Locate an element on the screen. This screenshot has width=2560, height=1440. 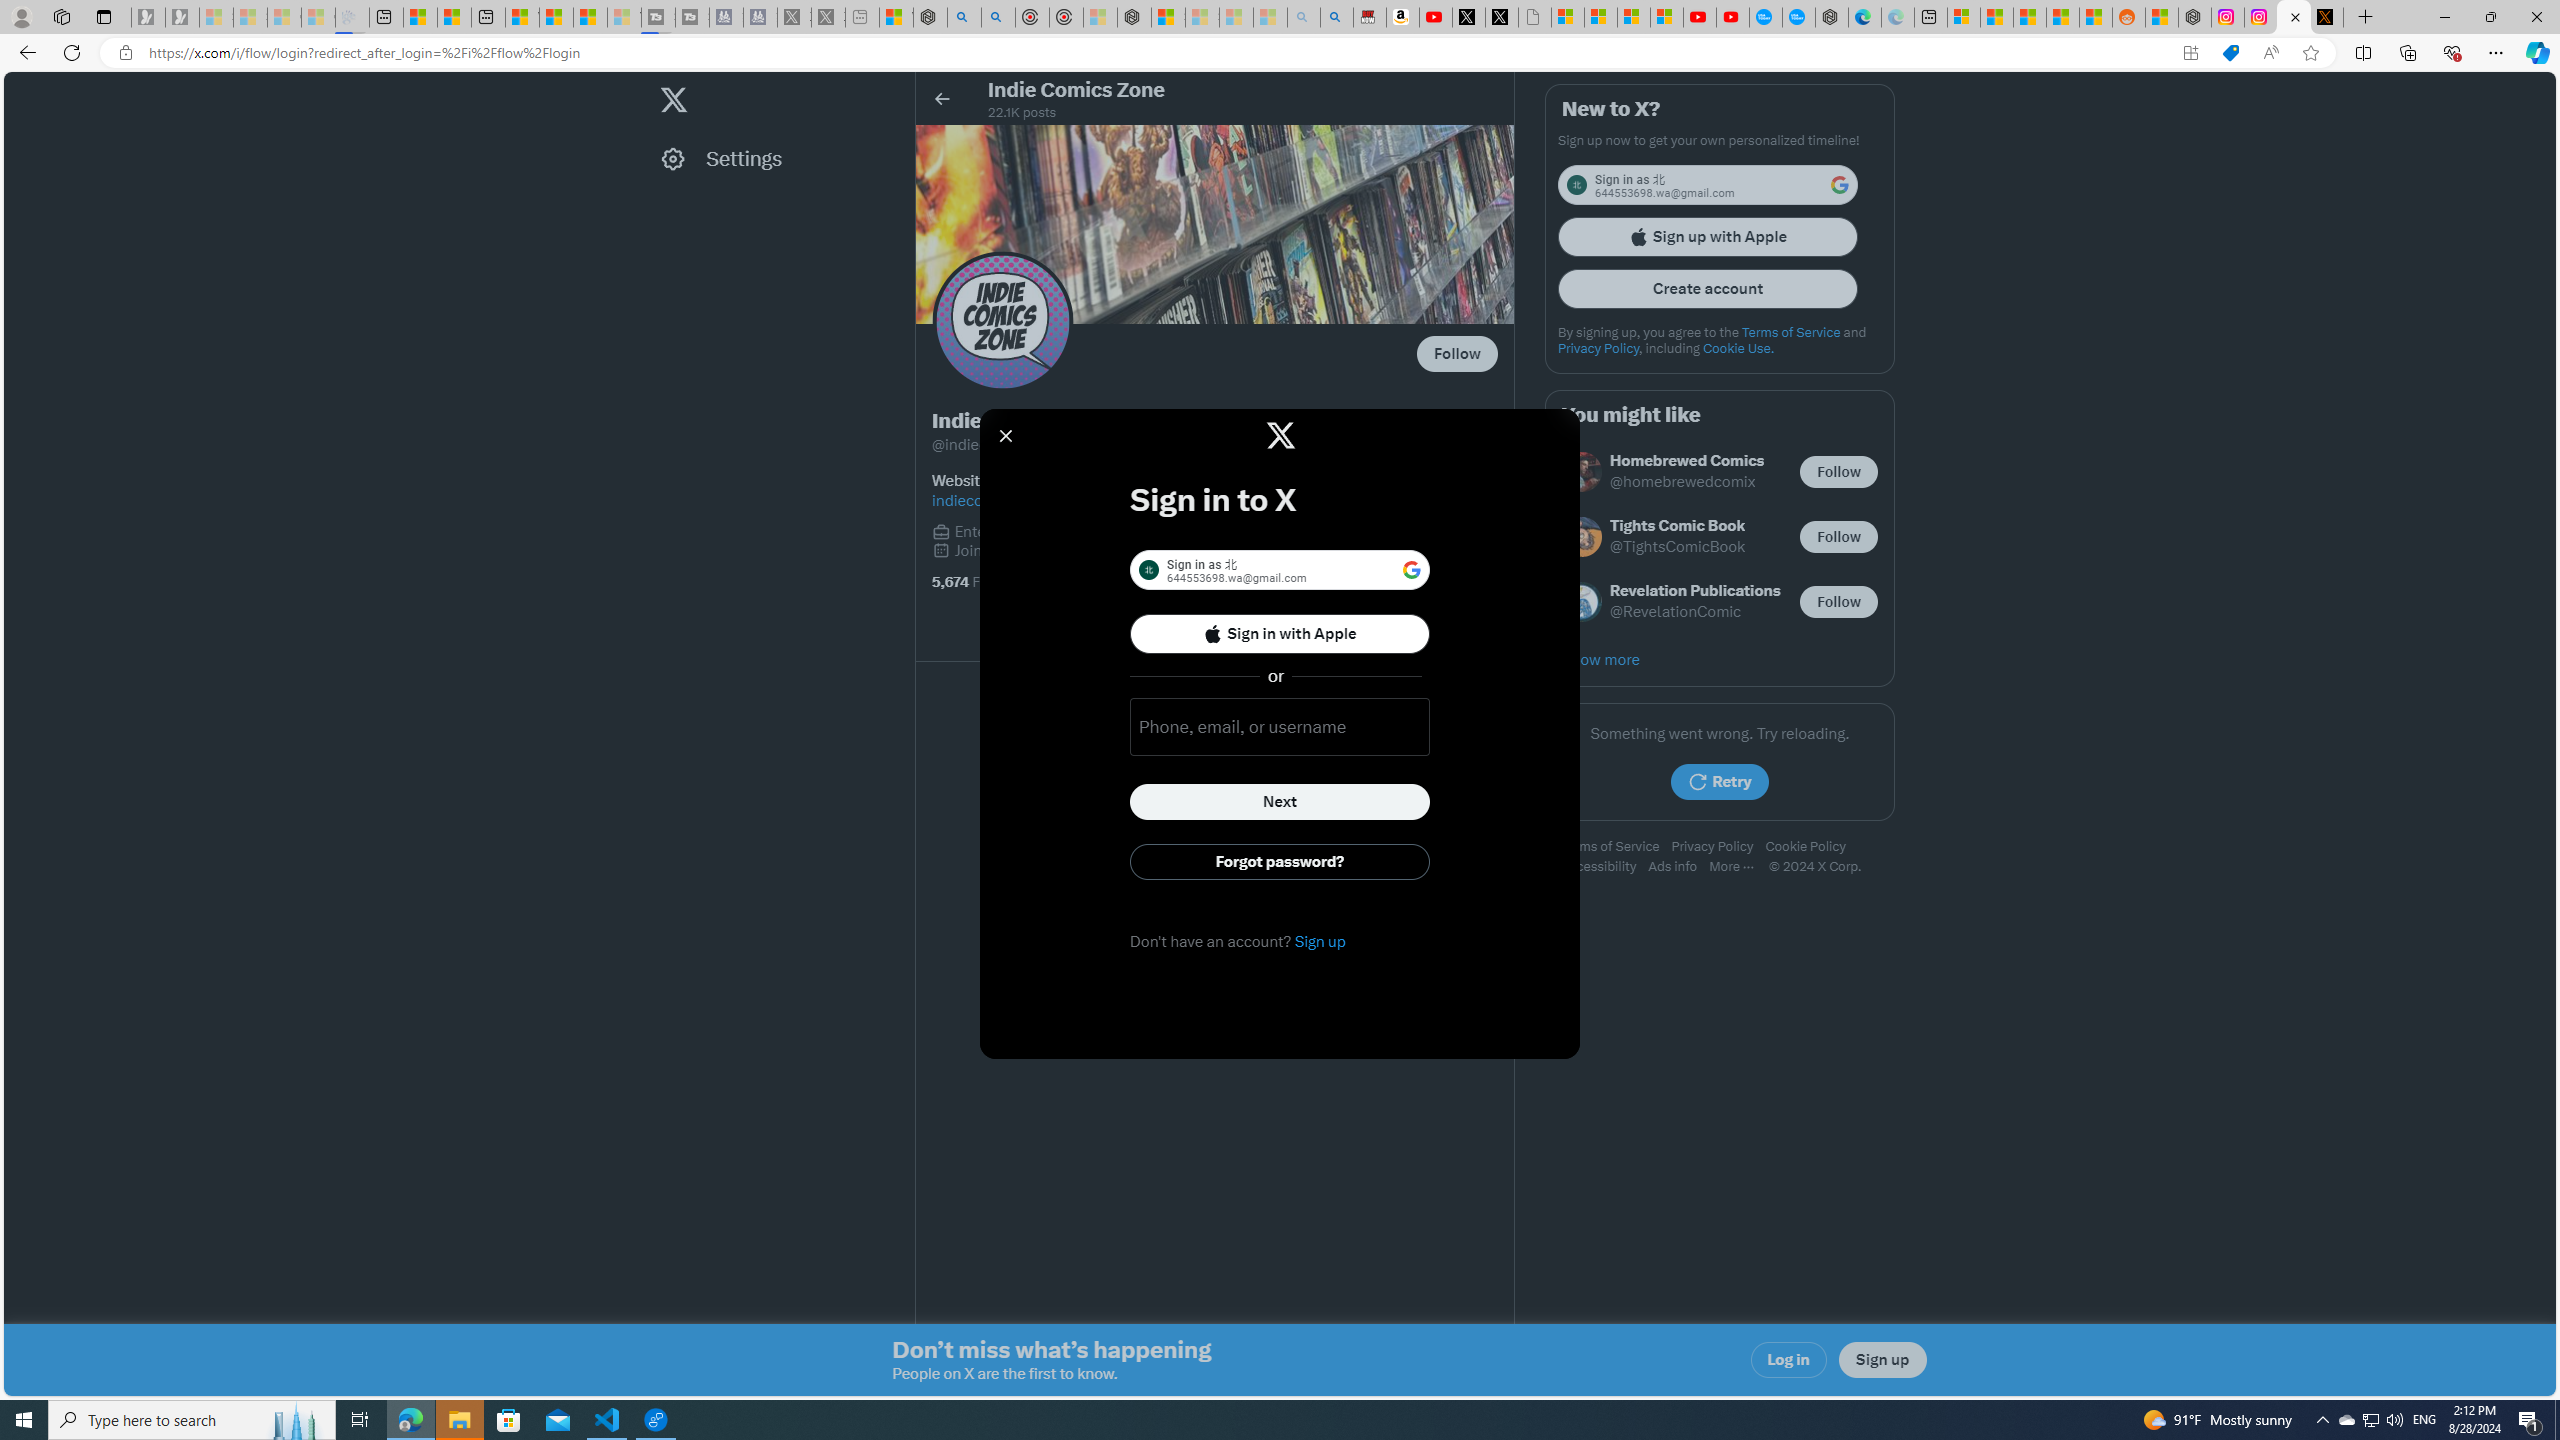
'help.x.com | 524: A timeout occurred' is located at coordinates (2327, 16).